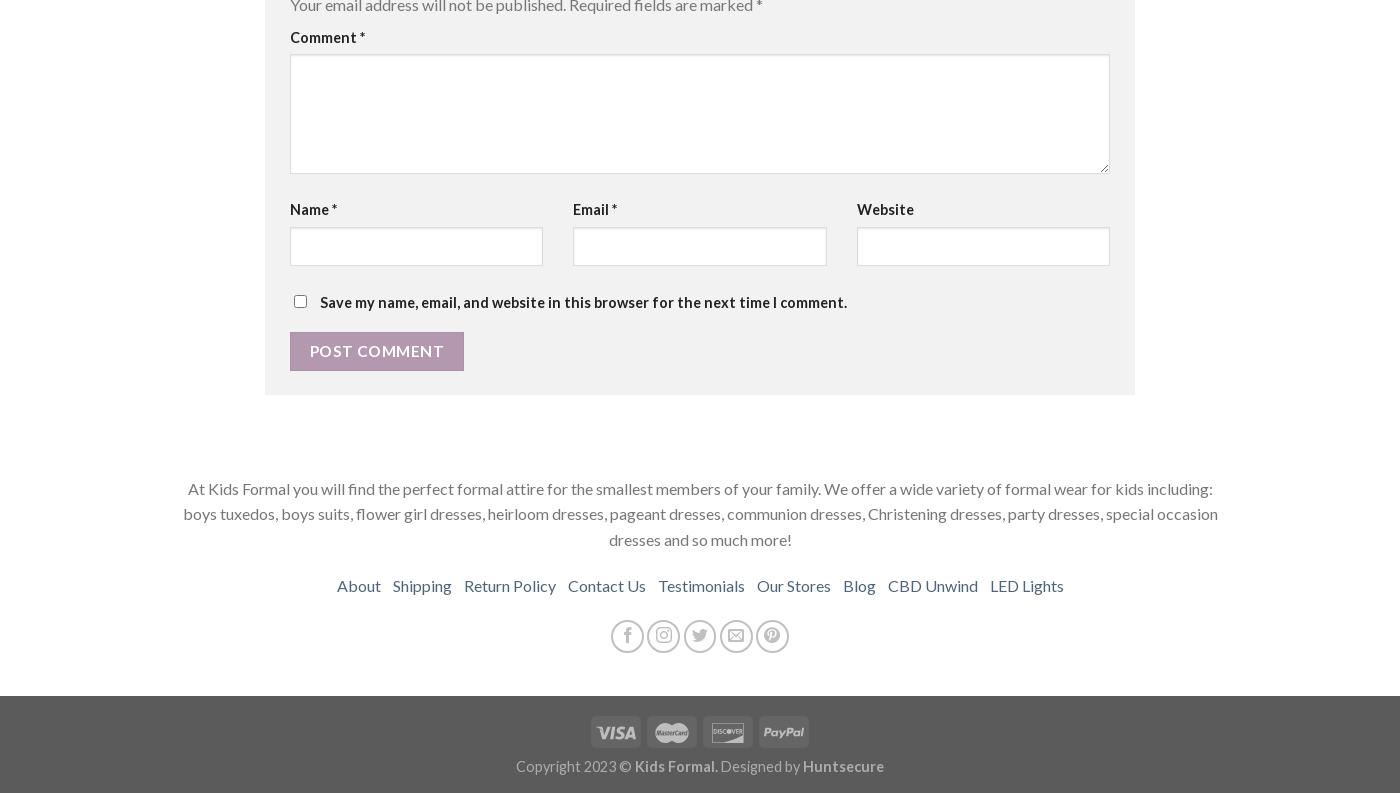  What do you see at coordinates (700, 585) in the screenshot?
I see `'Testimonials'` at bounding box center [700, 585].